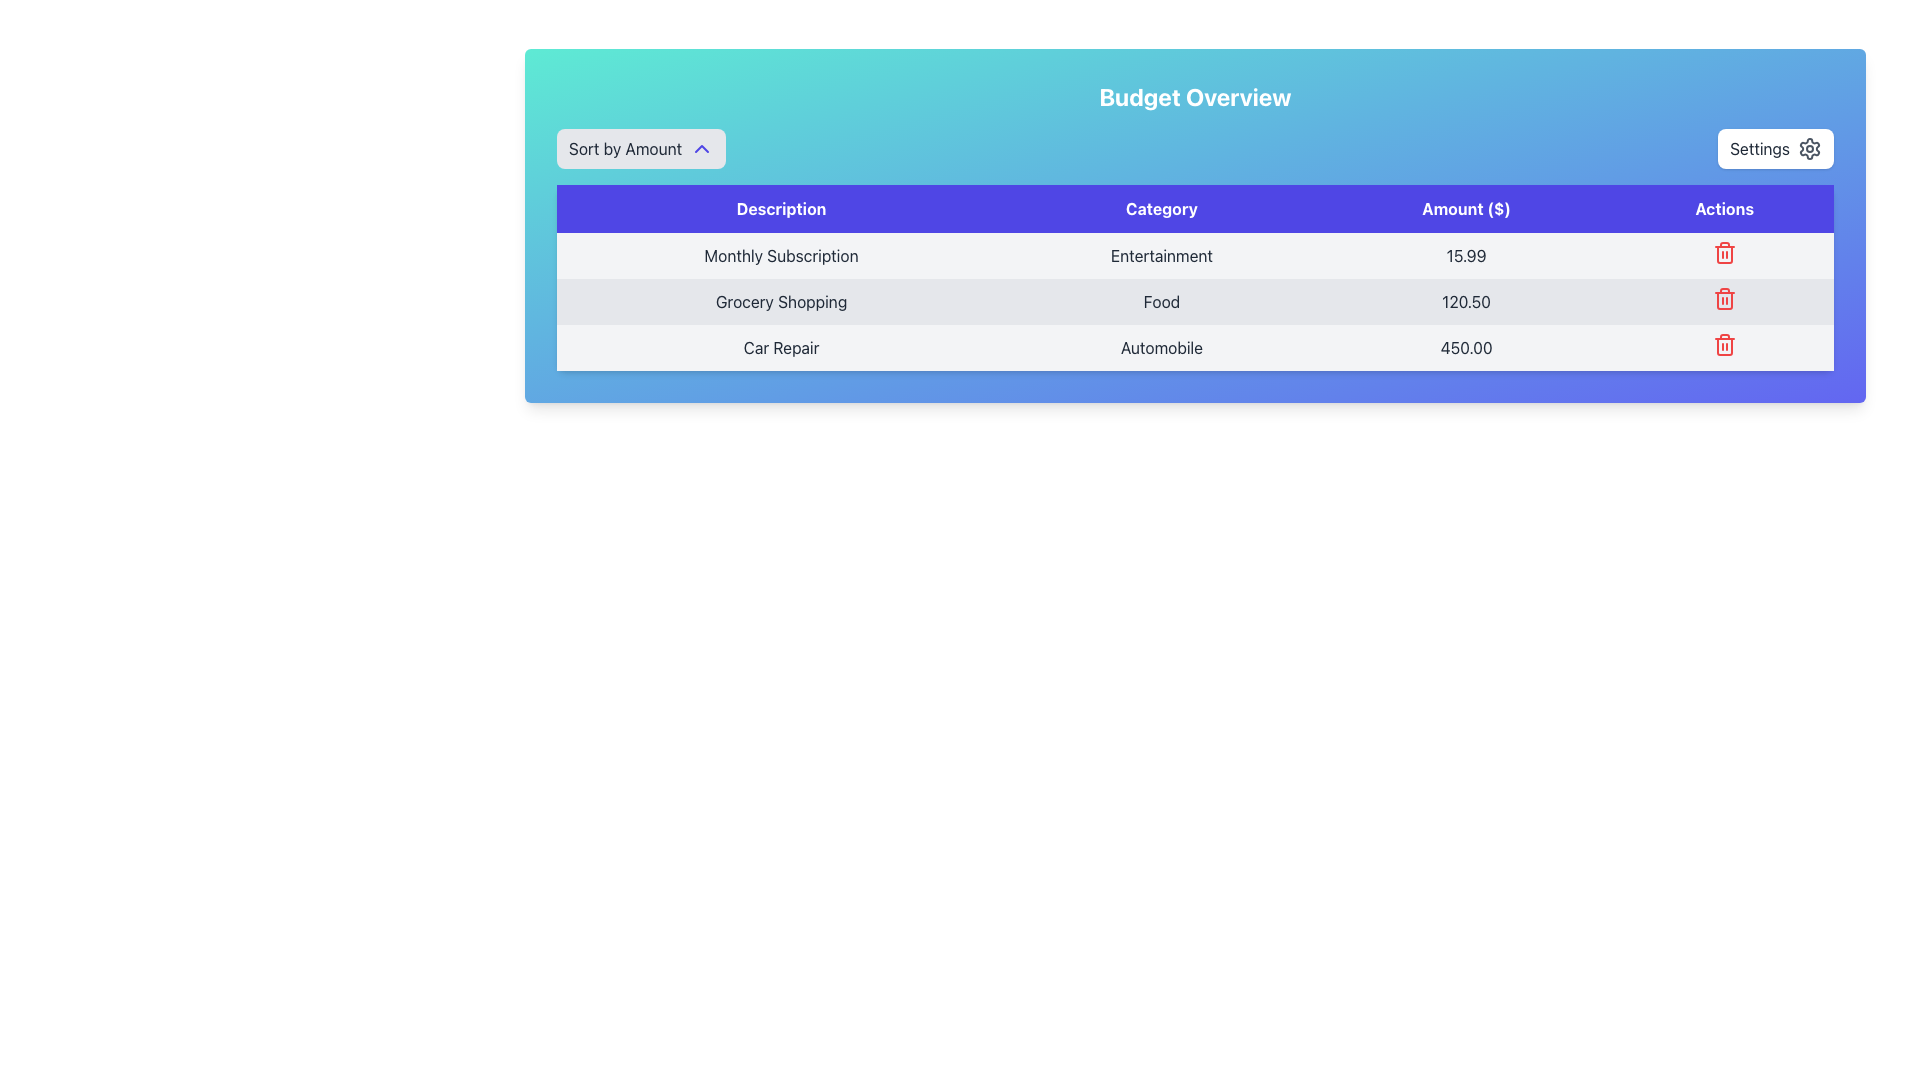  I want to click on the second row of the table displaying transaction details, so click(1195, 301).